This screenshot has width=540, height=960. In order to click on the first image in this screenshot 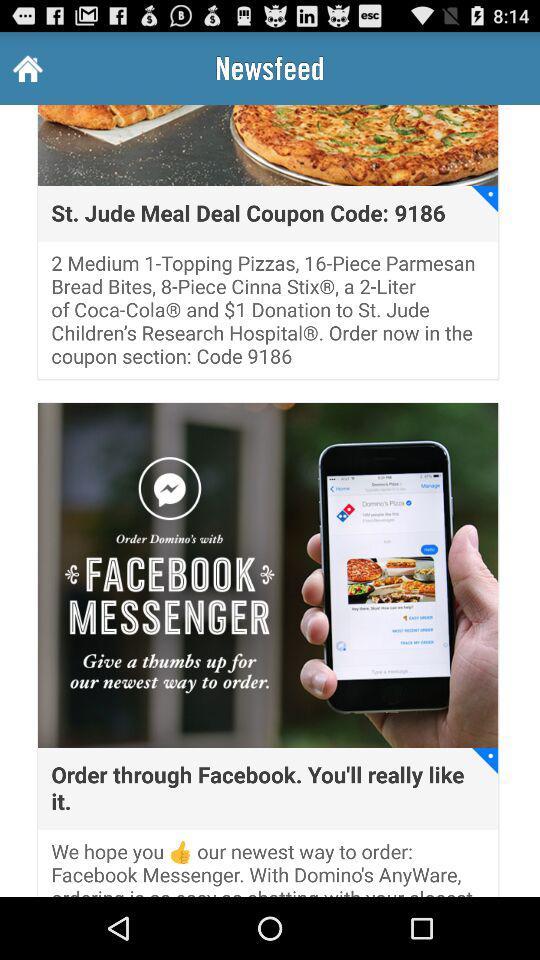, I will do `click(268, 144)`.